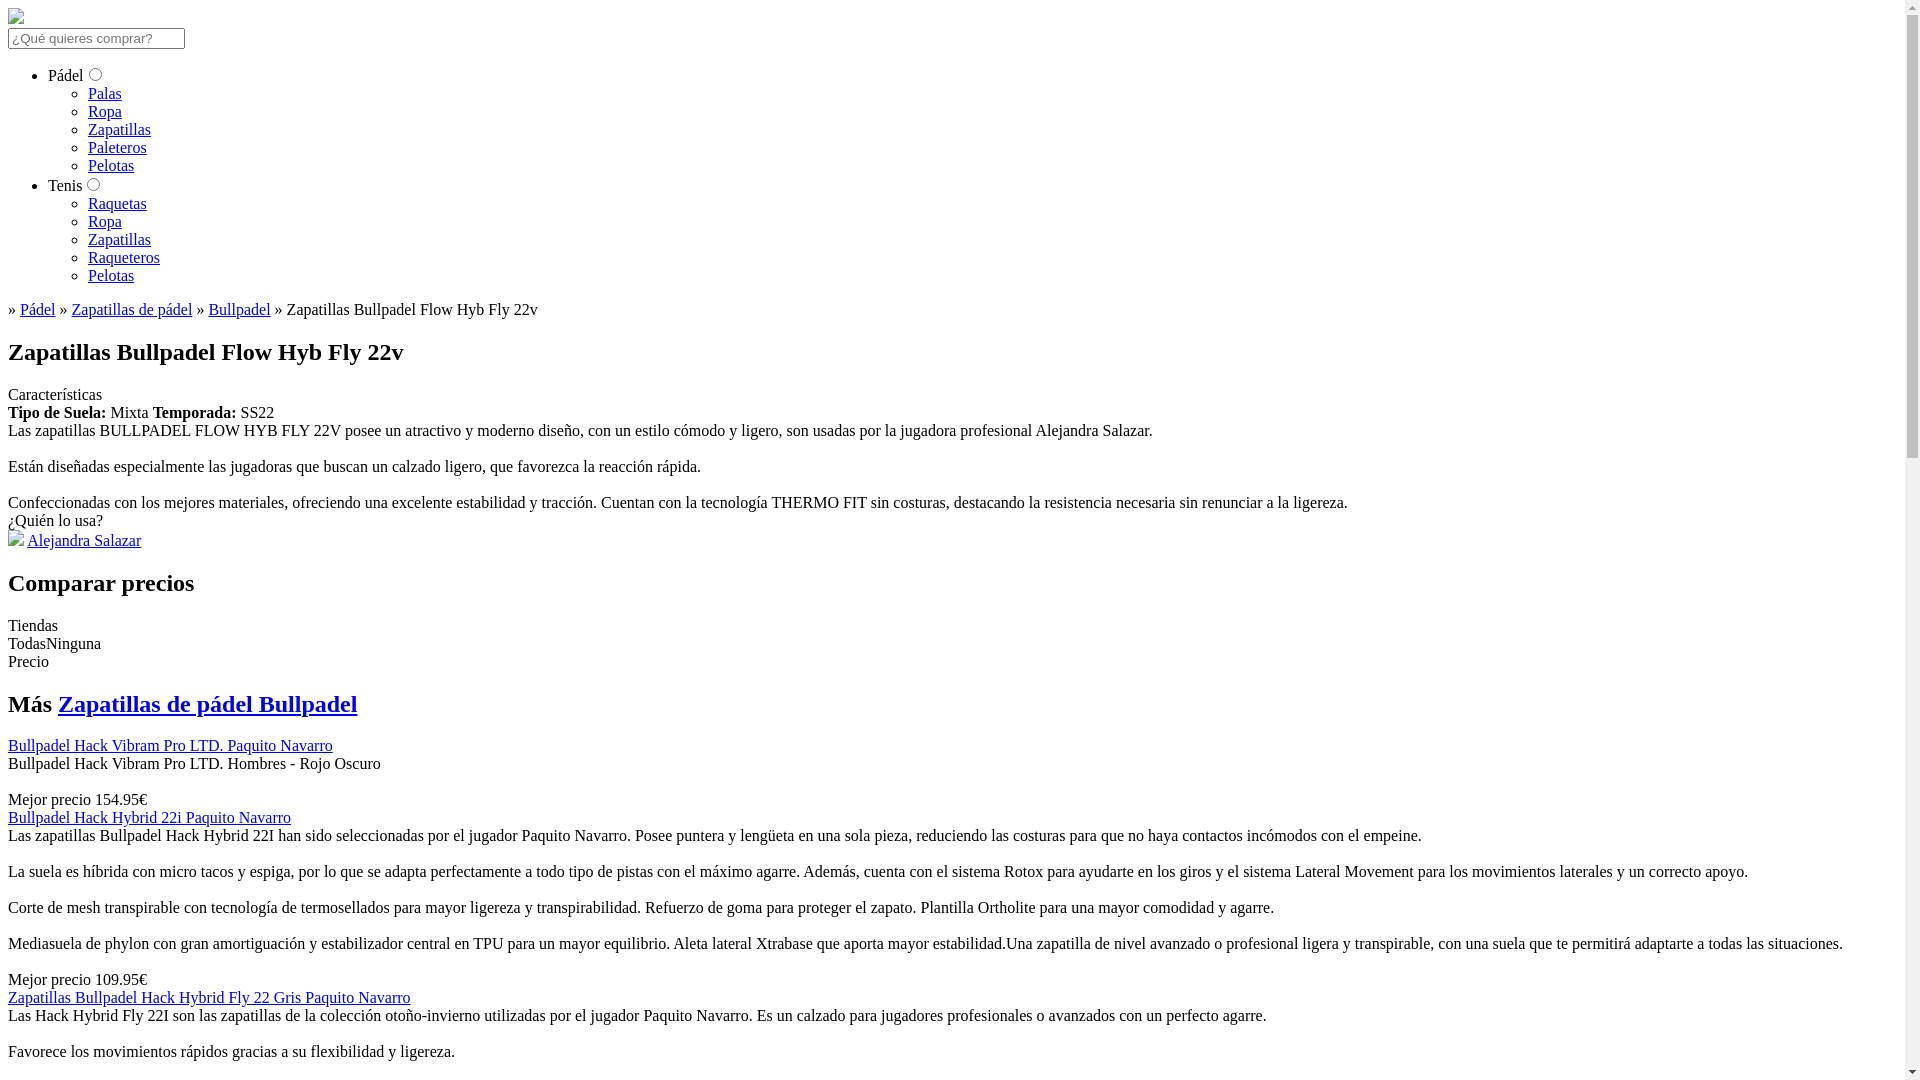 This screenshot has height=1080, width=1920. I want to click on 'Zapatillas Bullpadel Hack Hybrid Fly 22 Gris Paquito Navarro', so click(209, 997).